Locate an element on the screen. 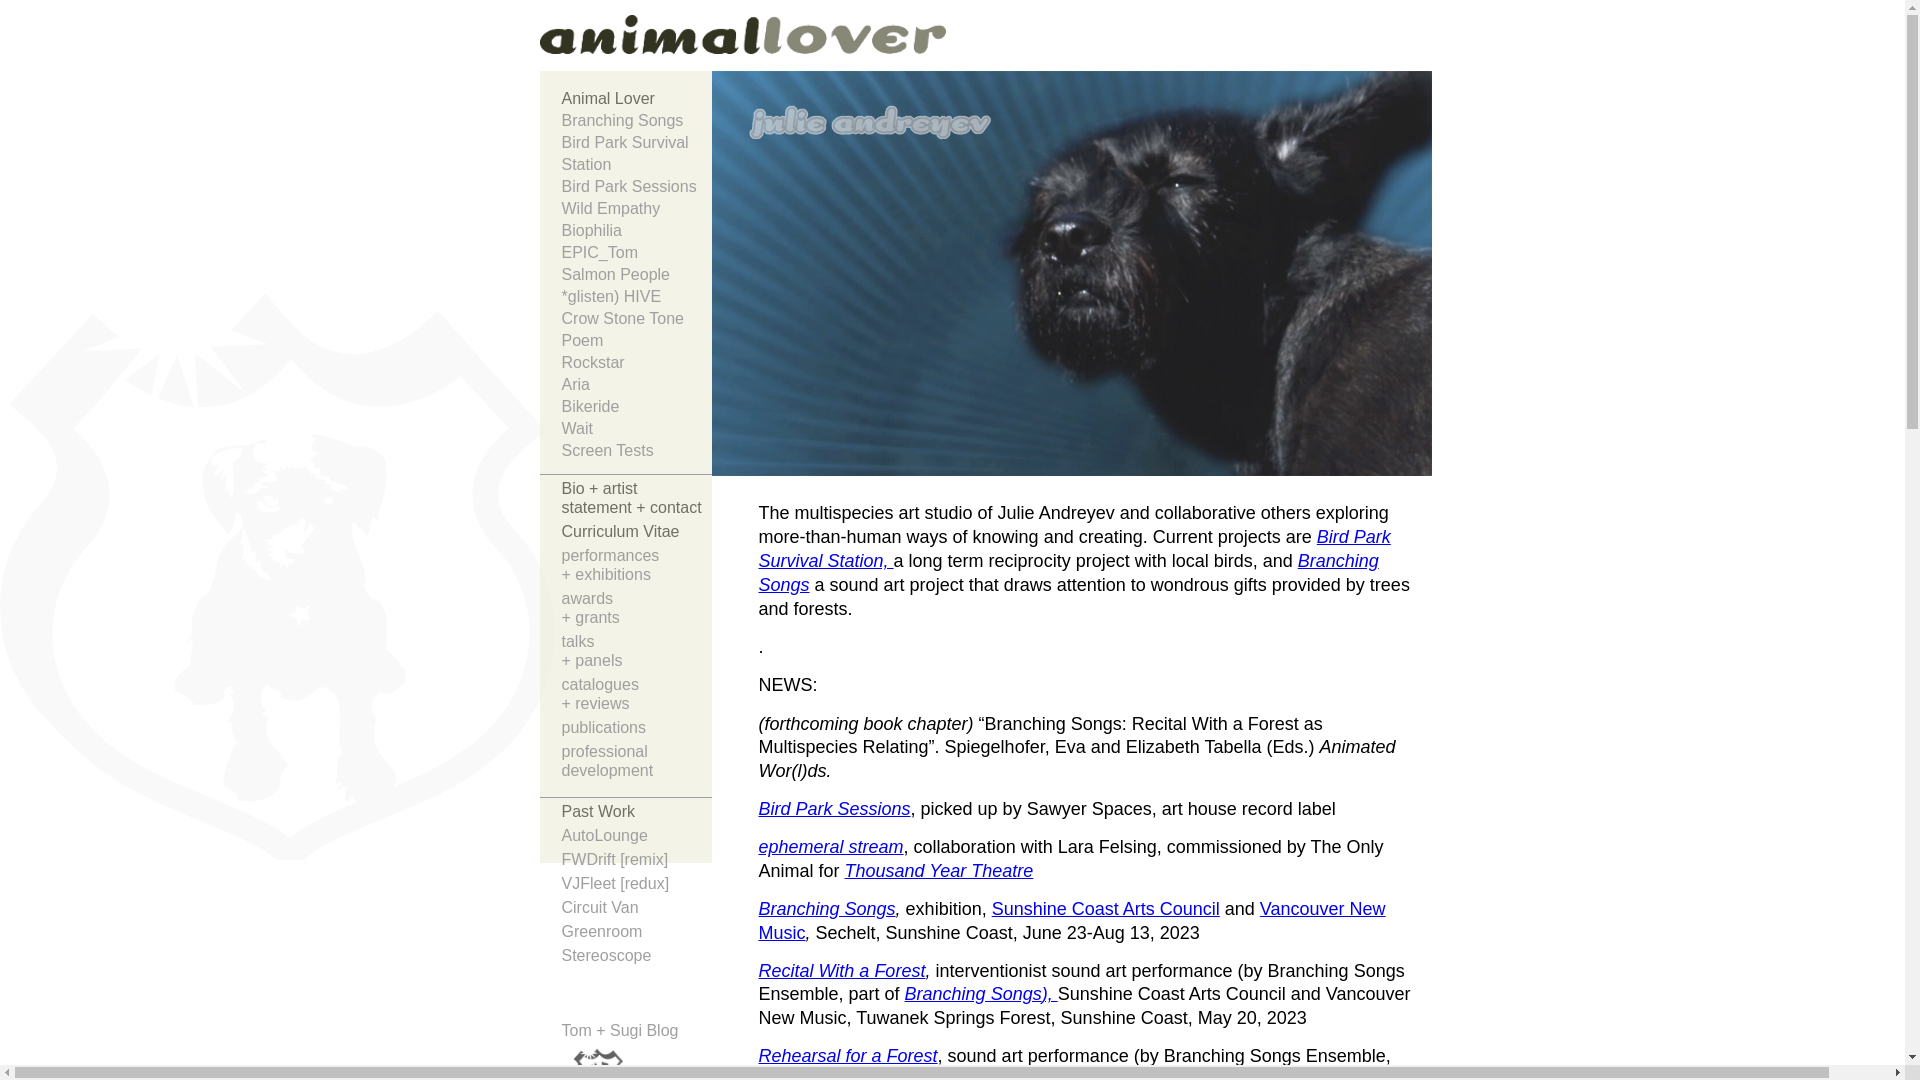 Image resolution: width=1920 pixels, height=1080 pixels. 'EPIC_Tom' is located at coordinates (560, 252).